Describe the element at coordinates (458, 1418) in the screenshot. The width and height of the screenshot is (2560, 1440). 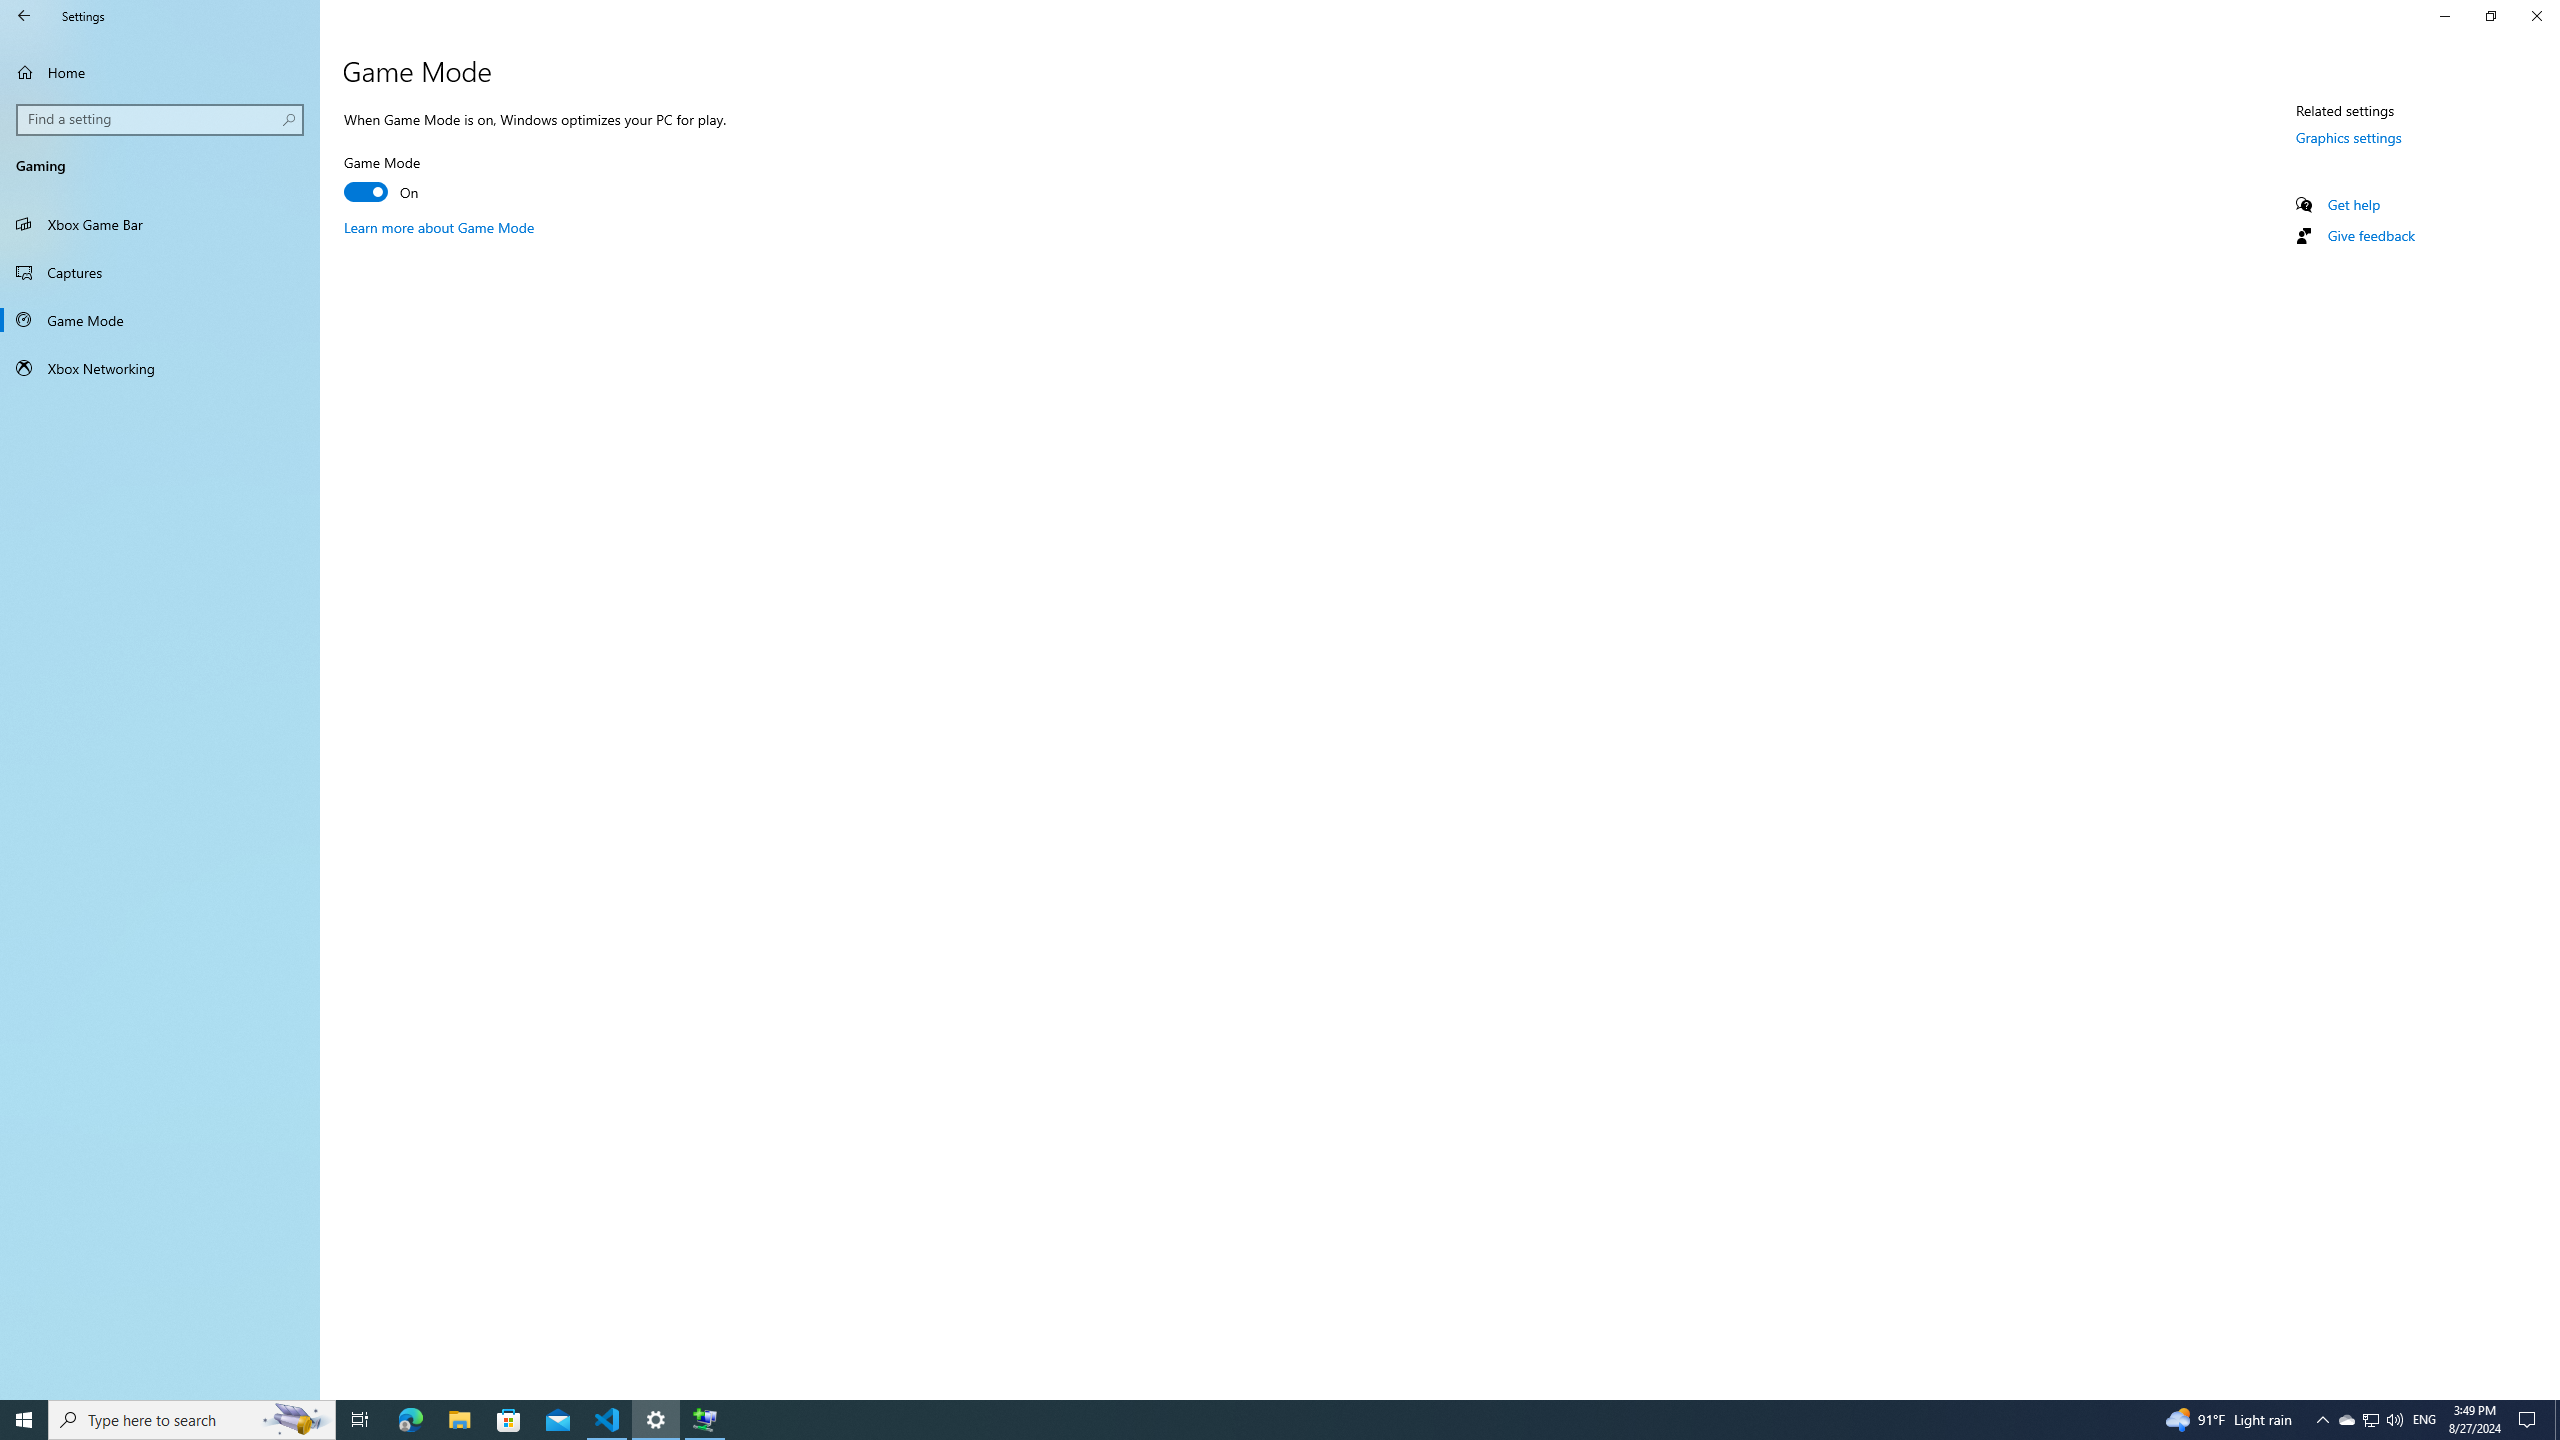
I see `'File Explorer'` at that location.